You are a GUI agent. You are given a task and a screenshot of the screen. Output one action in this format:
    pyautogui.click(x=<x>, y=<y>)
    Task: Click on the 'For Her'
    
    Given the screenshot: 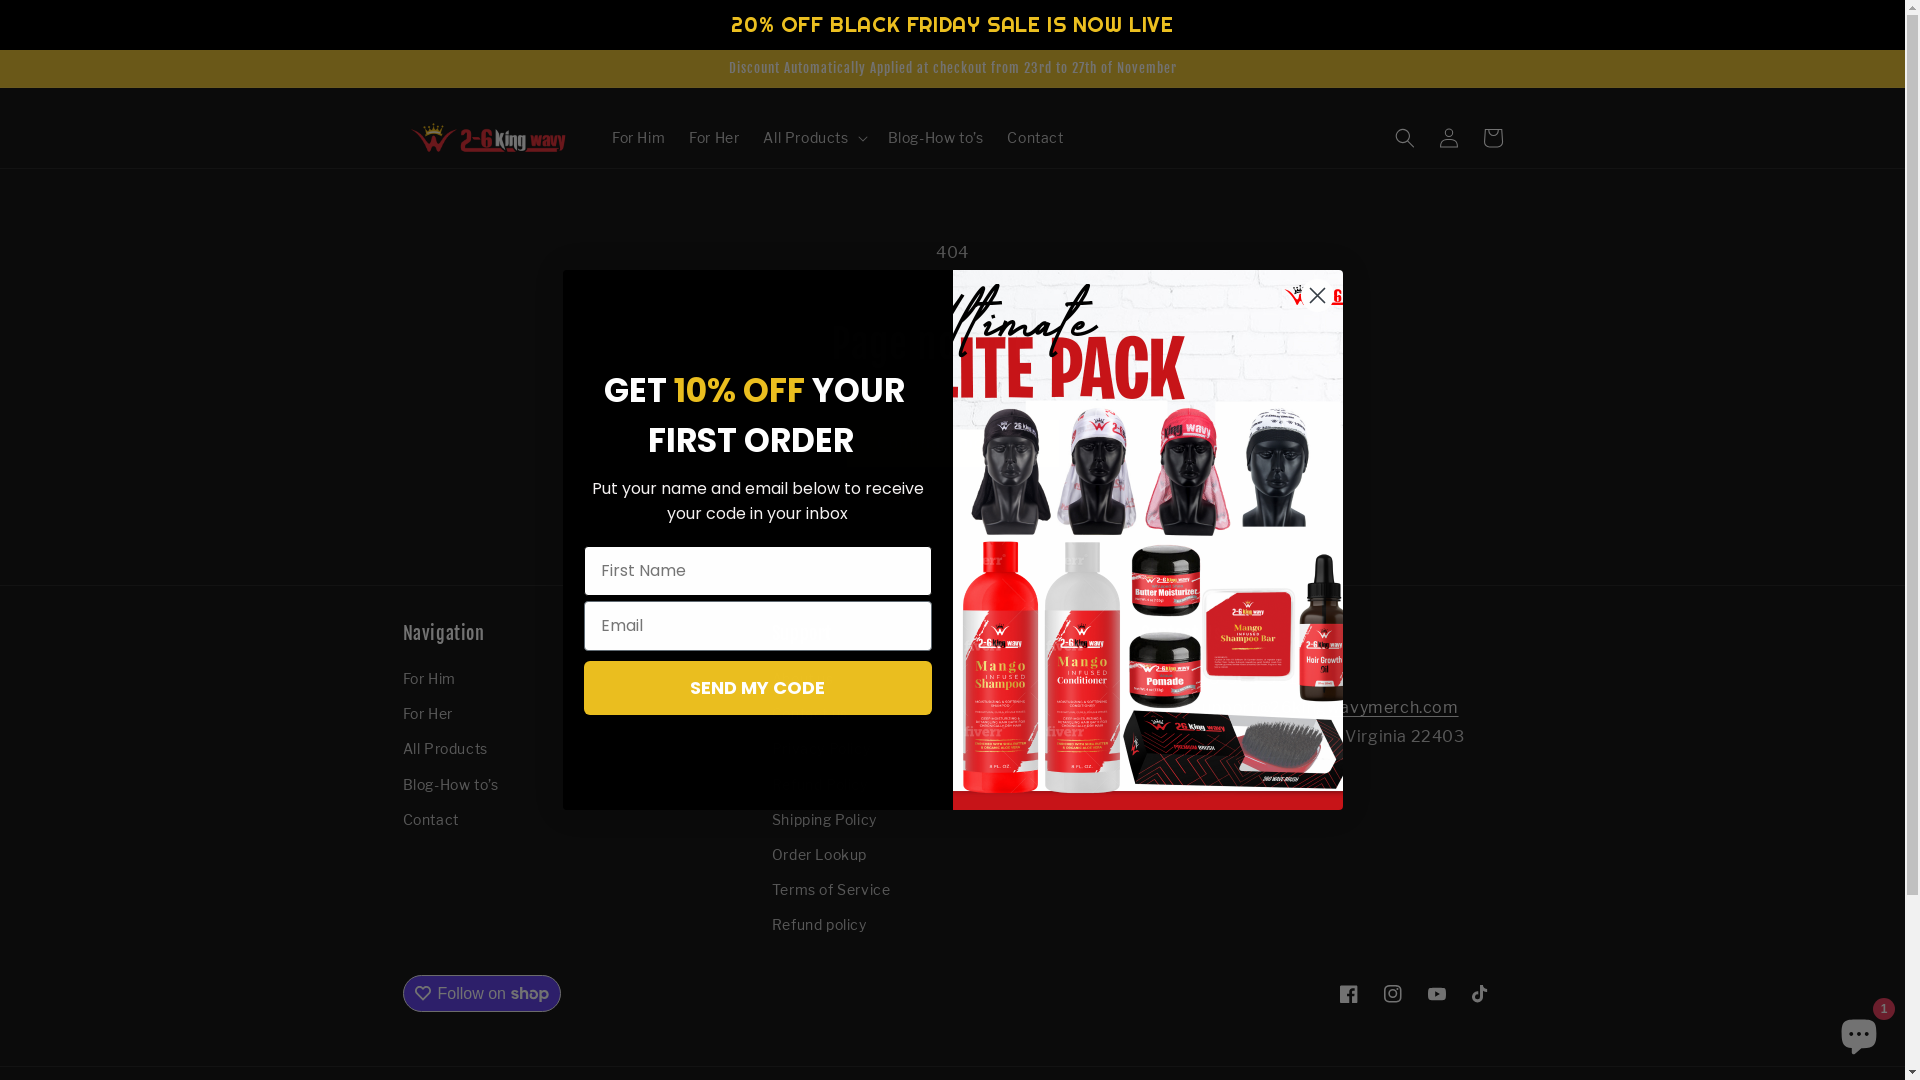 What is the action you would take?
    pyautogui.click(x=426, y=712)
    